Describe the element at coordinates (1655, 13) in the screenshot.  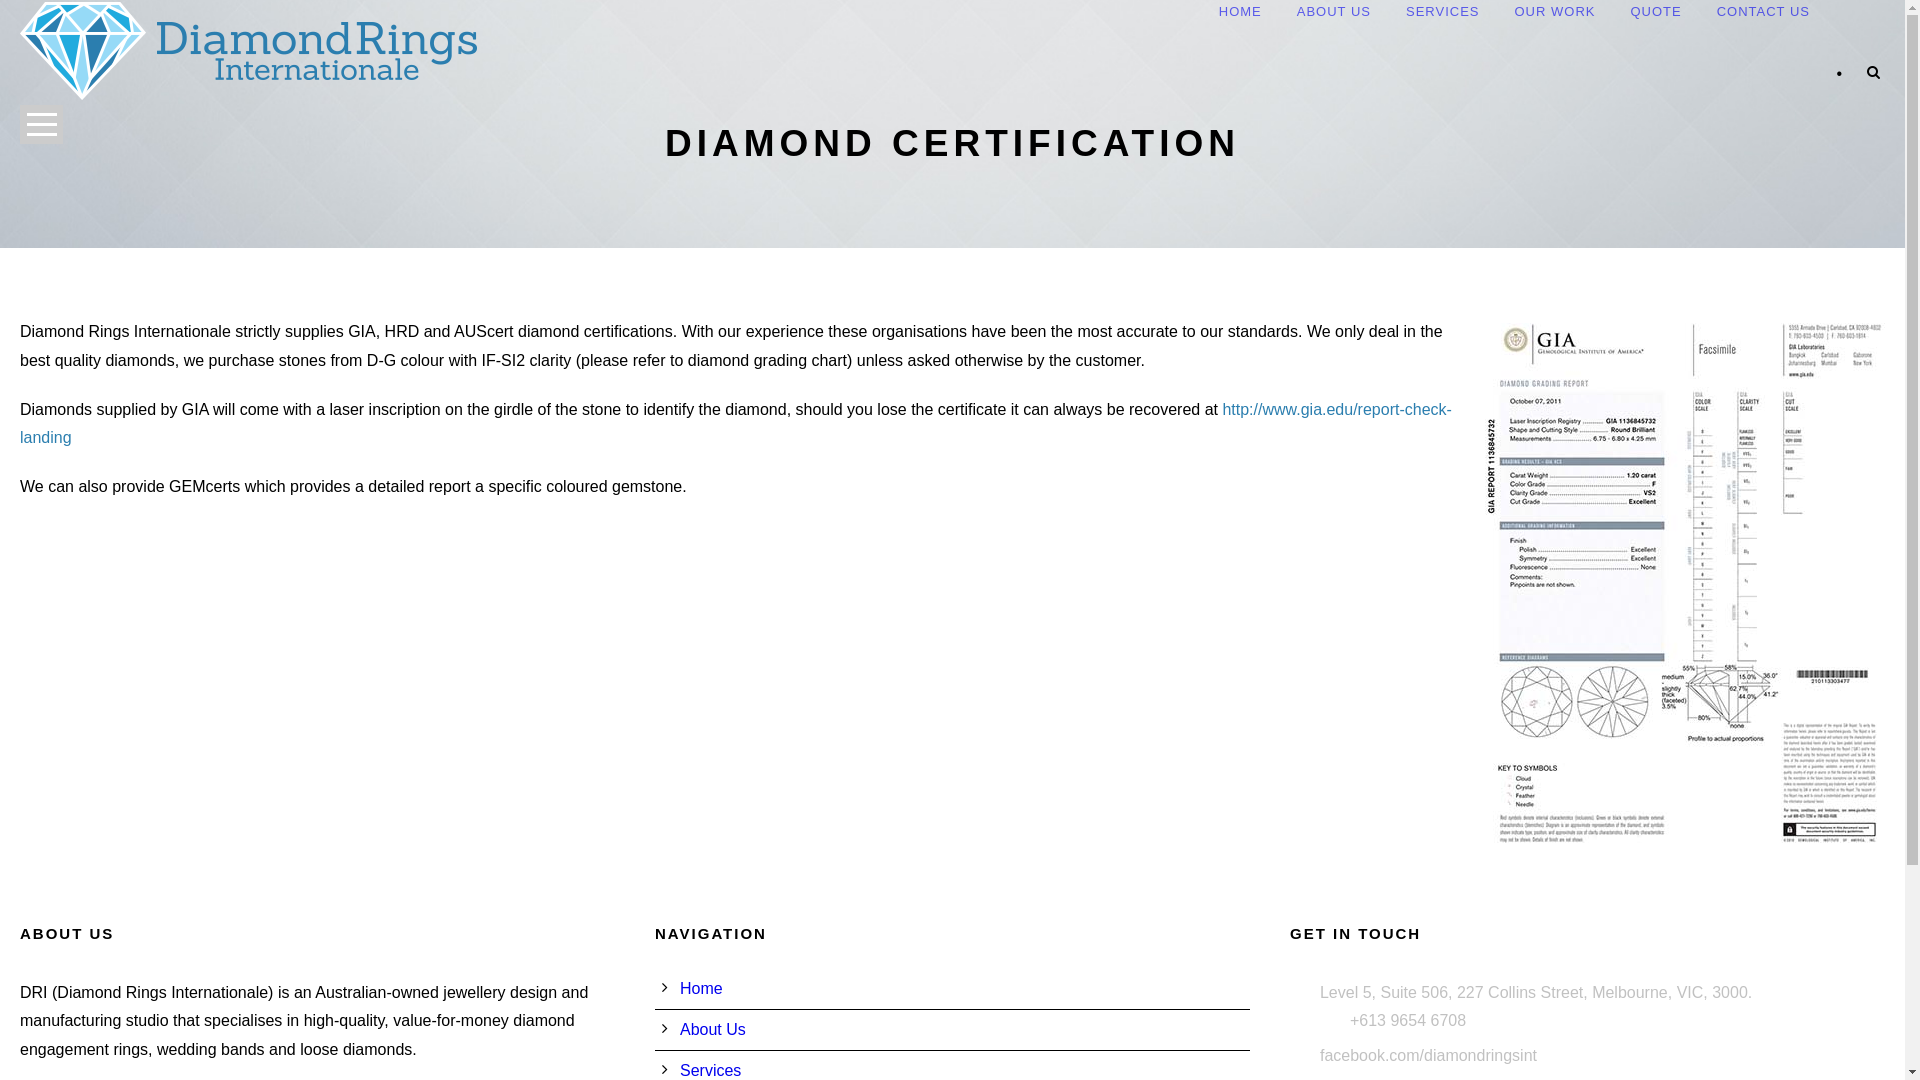
I see `'QUOTE'` at that location.